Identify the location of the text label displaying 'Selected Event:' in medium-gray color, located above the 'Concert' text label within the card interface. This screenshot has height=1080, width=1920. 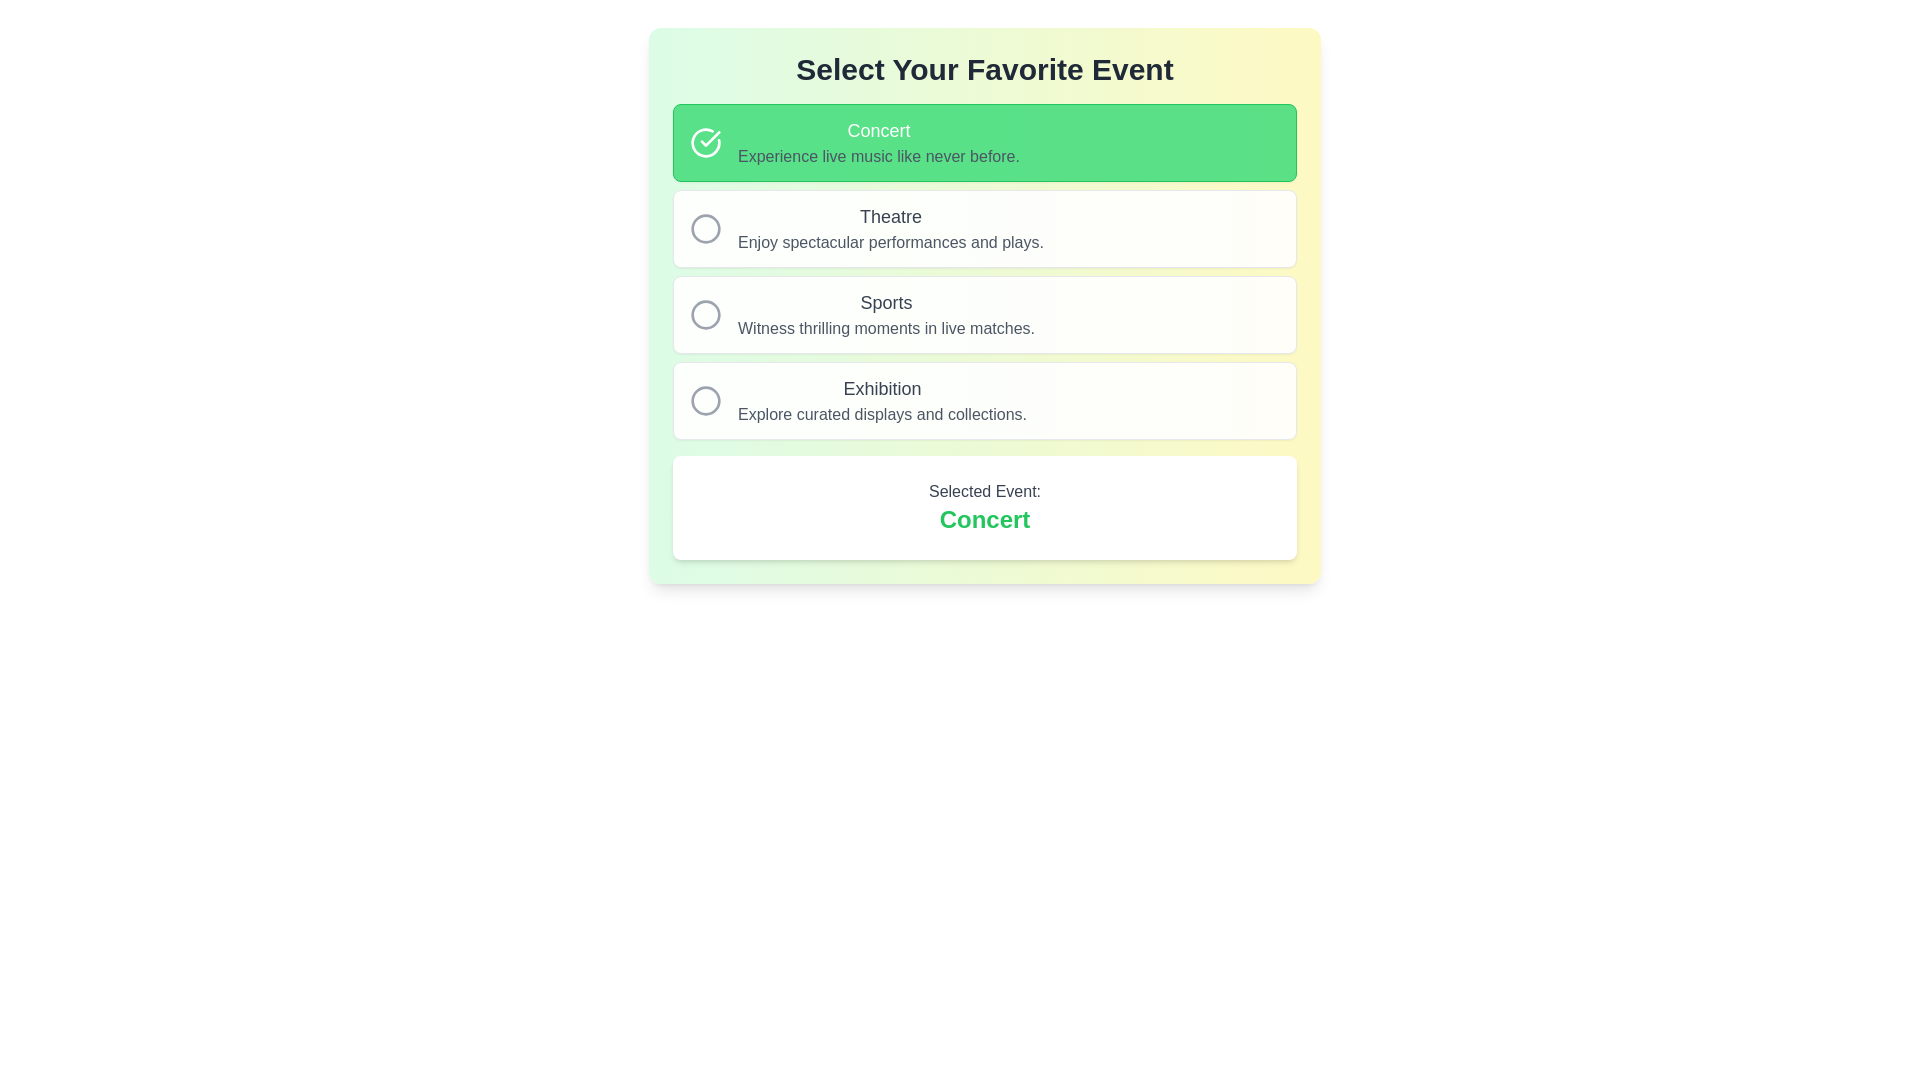
(984, 492).